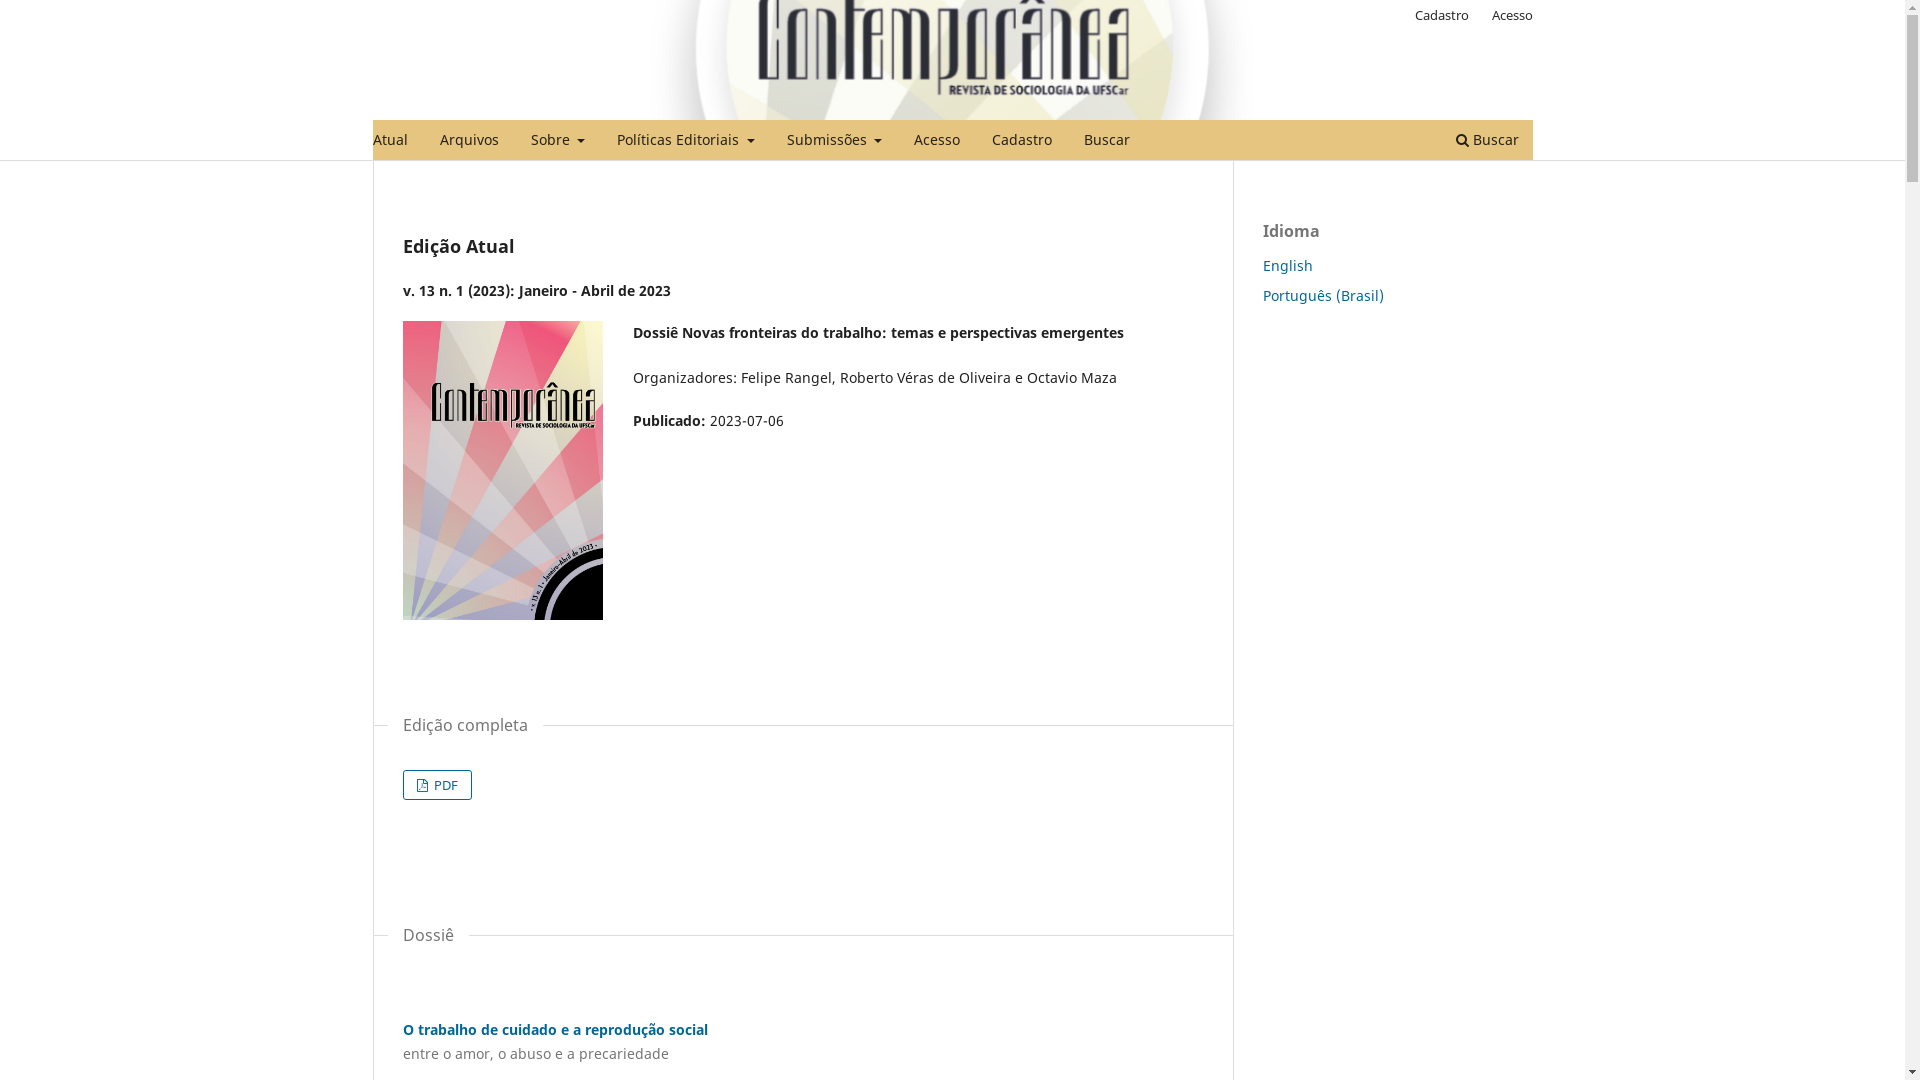  I want to click on 'Cadastro', so click(1022, 141).